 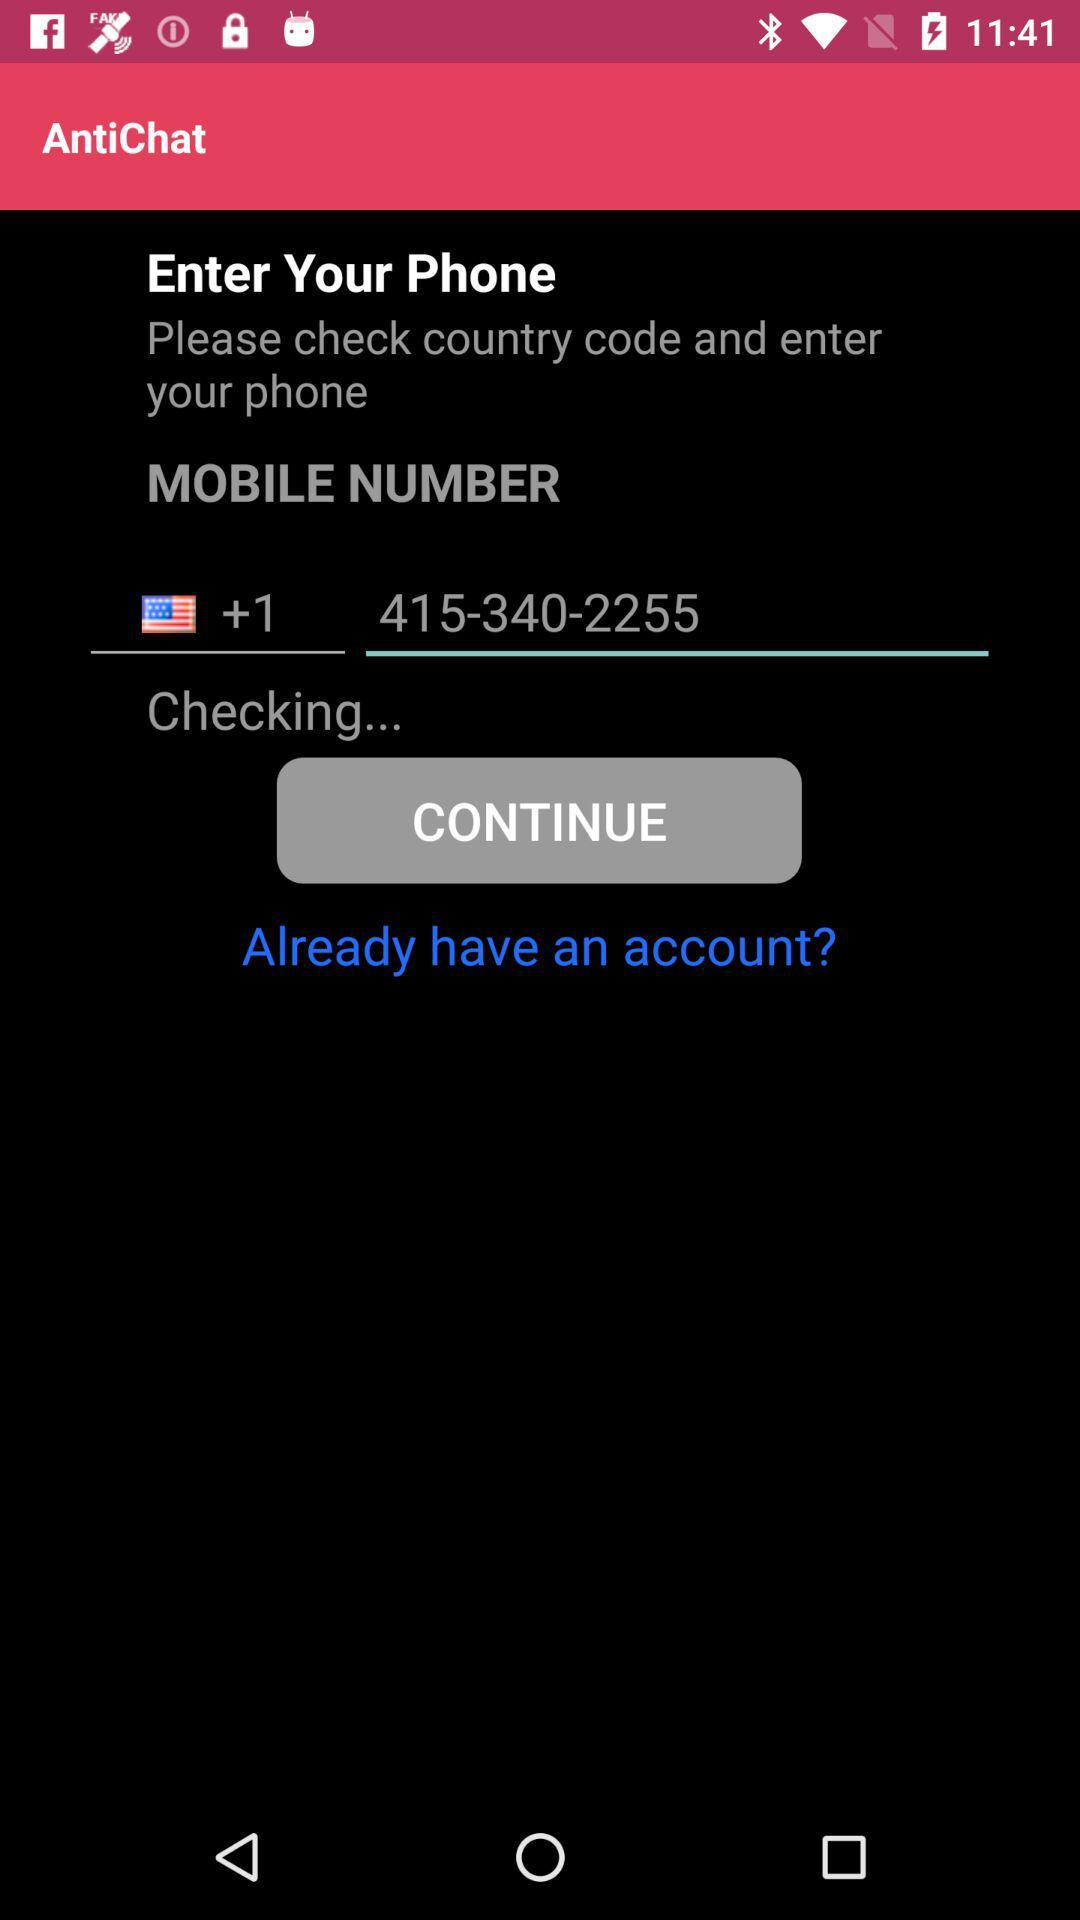 What do you see at coordinates (538, 943) in the screenshot?
I see `already have an icon` at bounding box center [538, 943].